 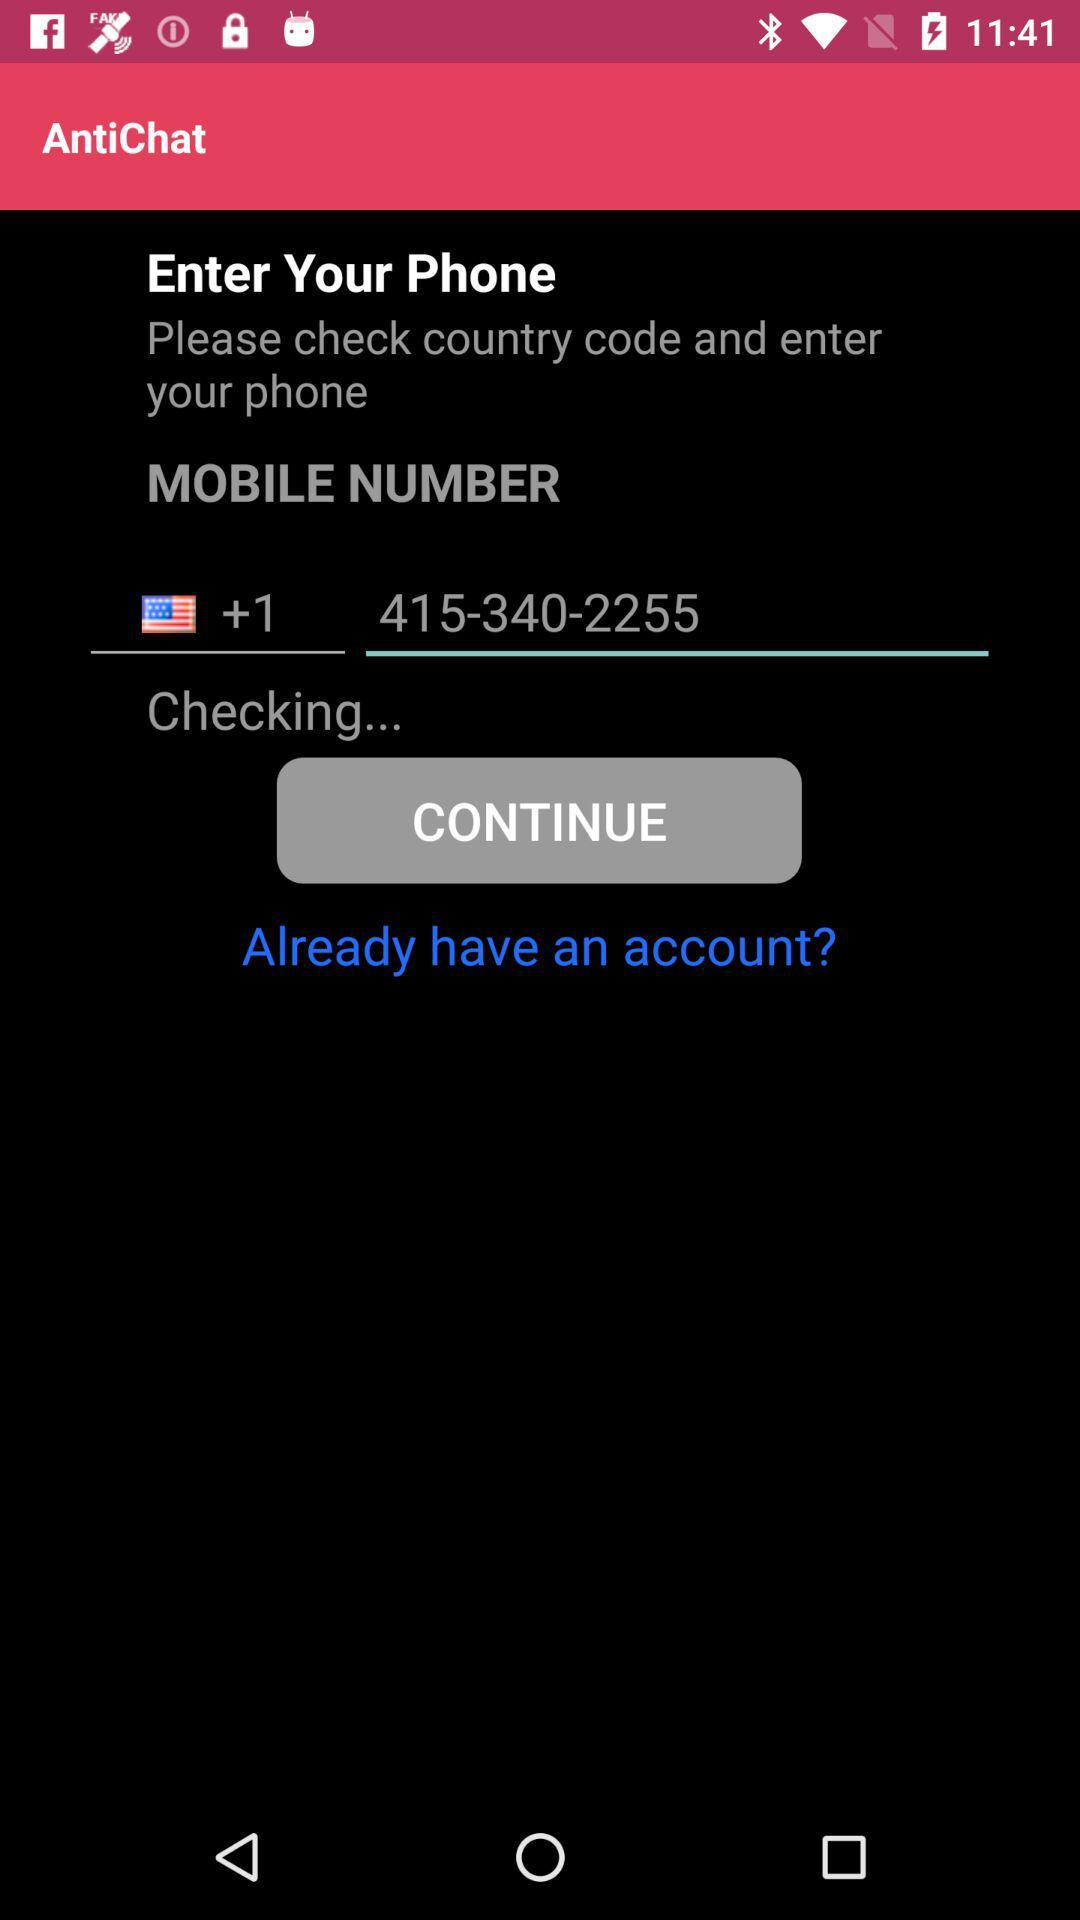 What do you see at coordinates (538, 943) in the screenshot?
I see `already have an icon` at bounding box center [538, 943].